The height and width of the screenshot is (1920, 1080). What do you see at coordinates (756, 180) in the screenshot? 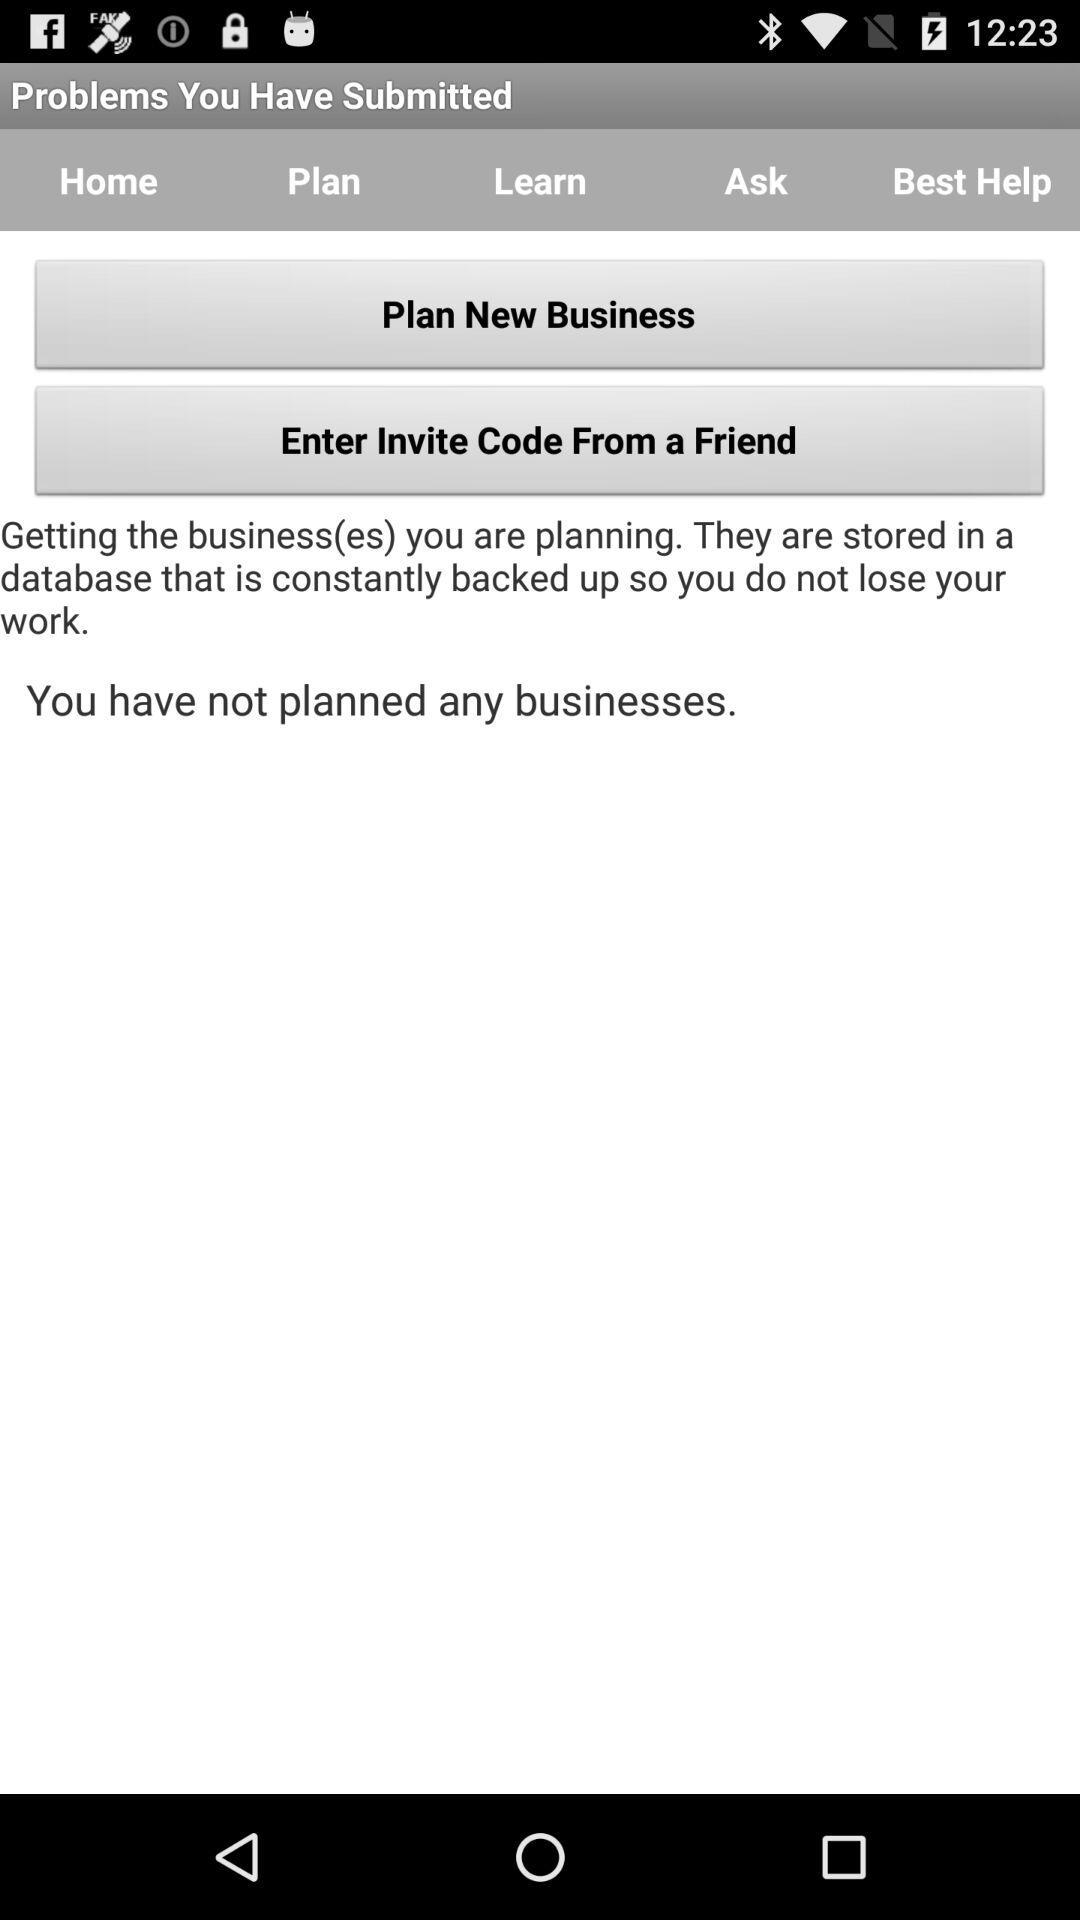
I see `the item below problems you have` at bounding box center [756, 180].